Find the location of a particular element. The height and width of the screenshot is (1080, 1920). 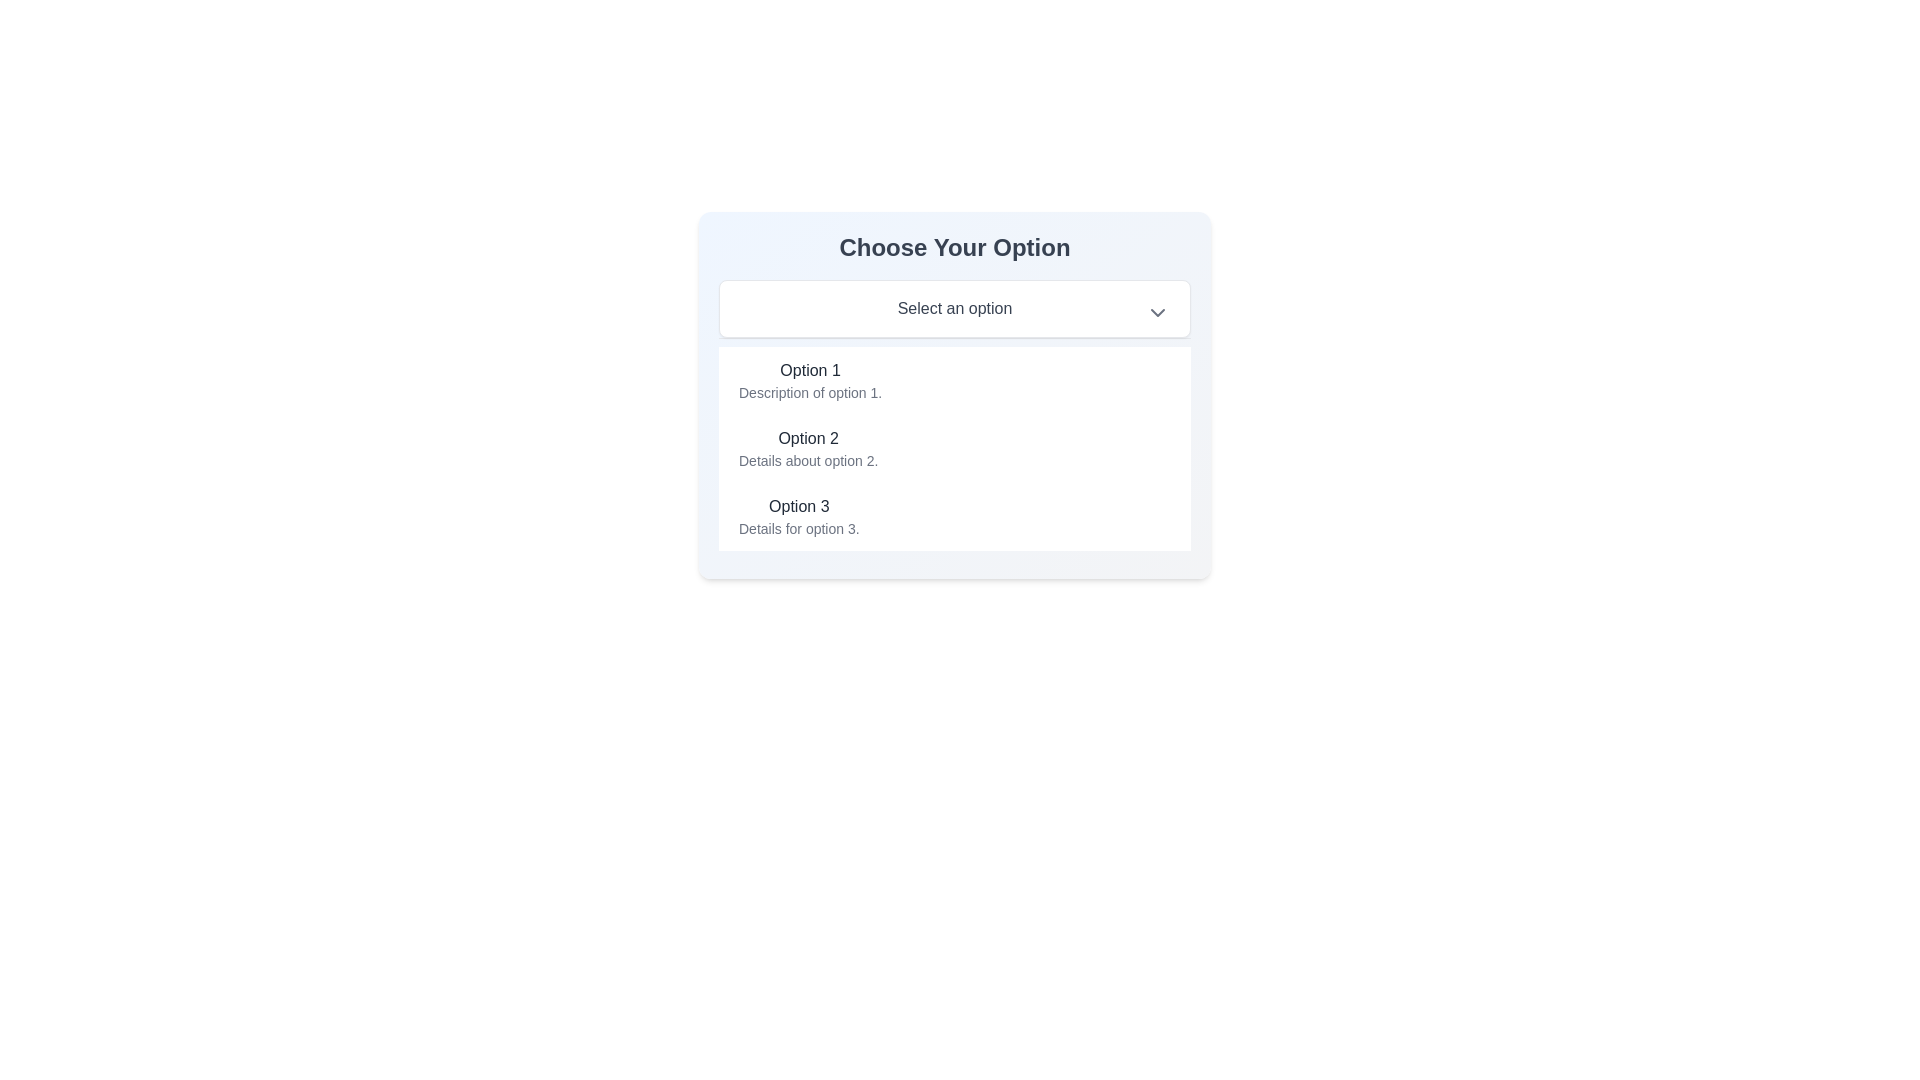

the third option in the 'Choose Your Option' dropdown menu for interaction is located at coordinates (798, 515).